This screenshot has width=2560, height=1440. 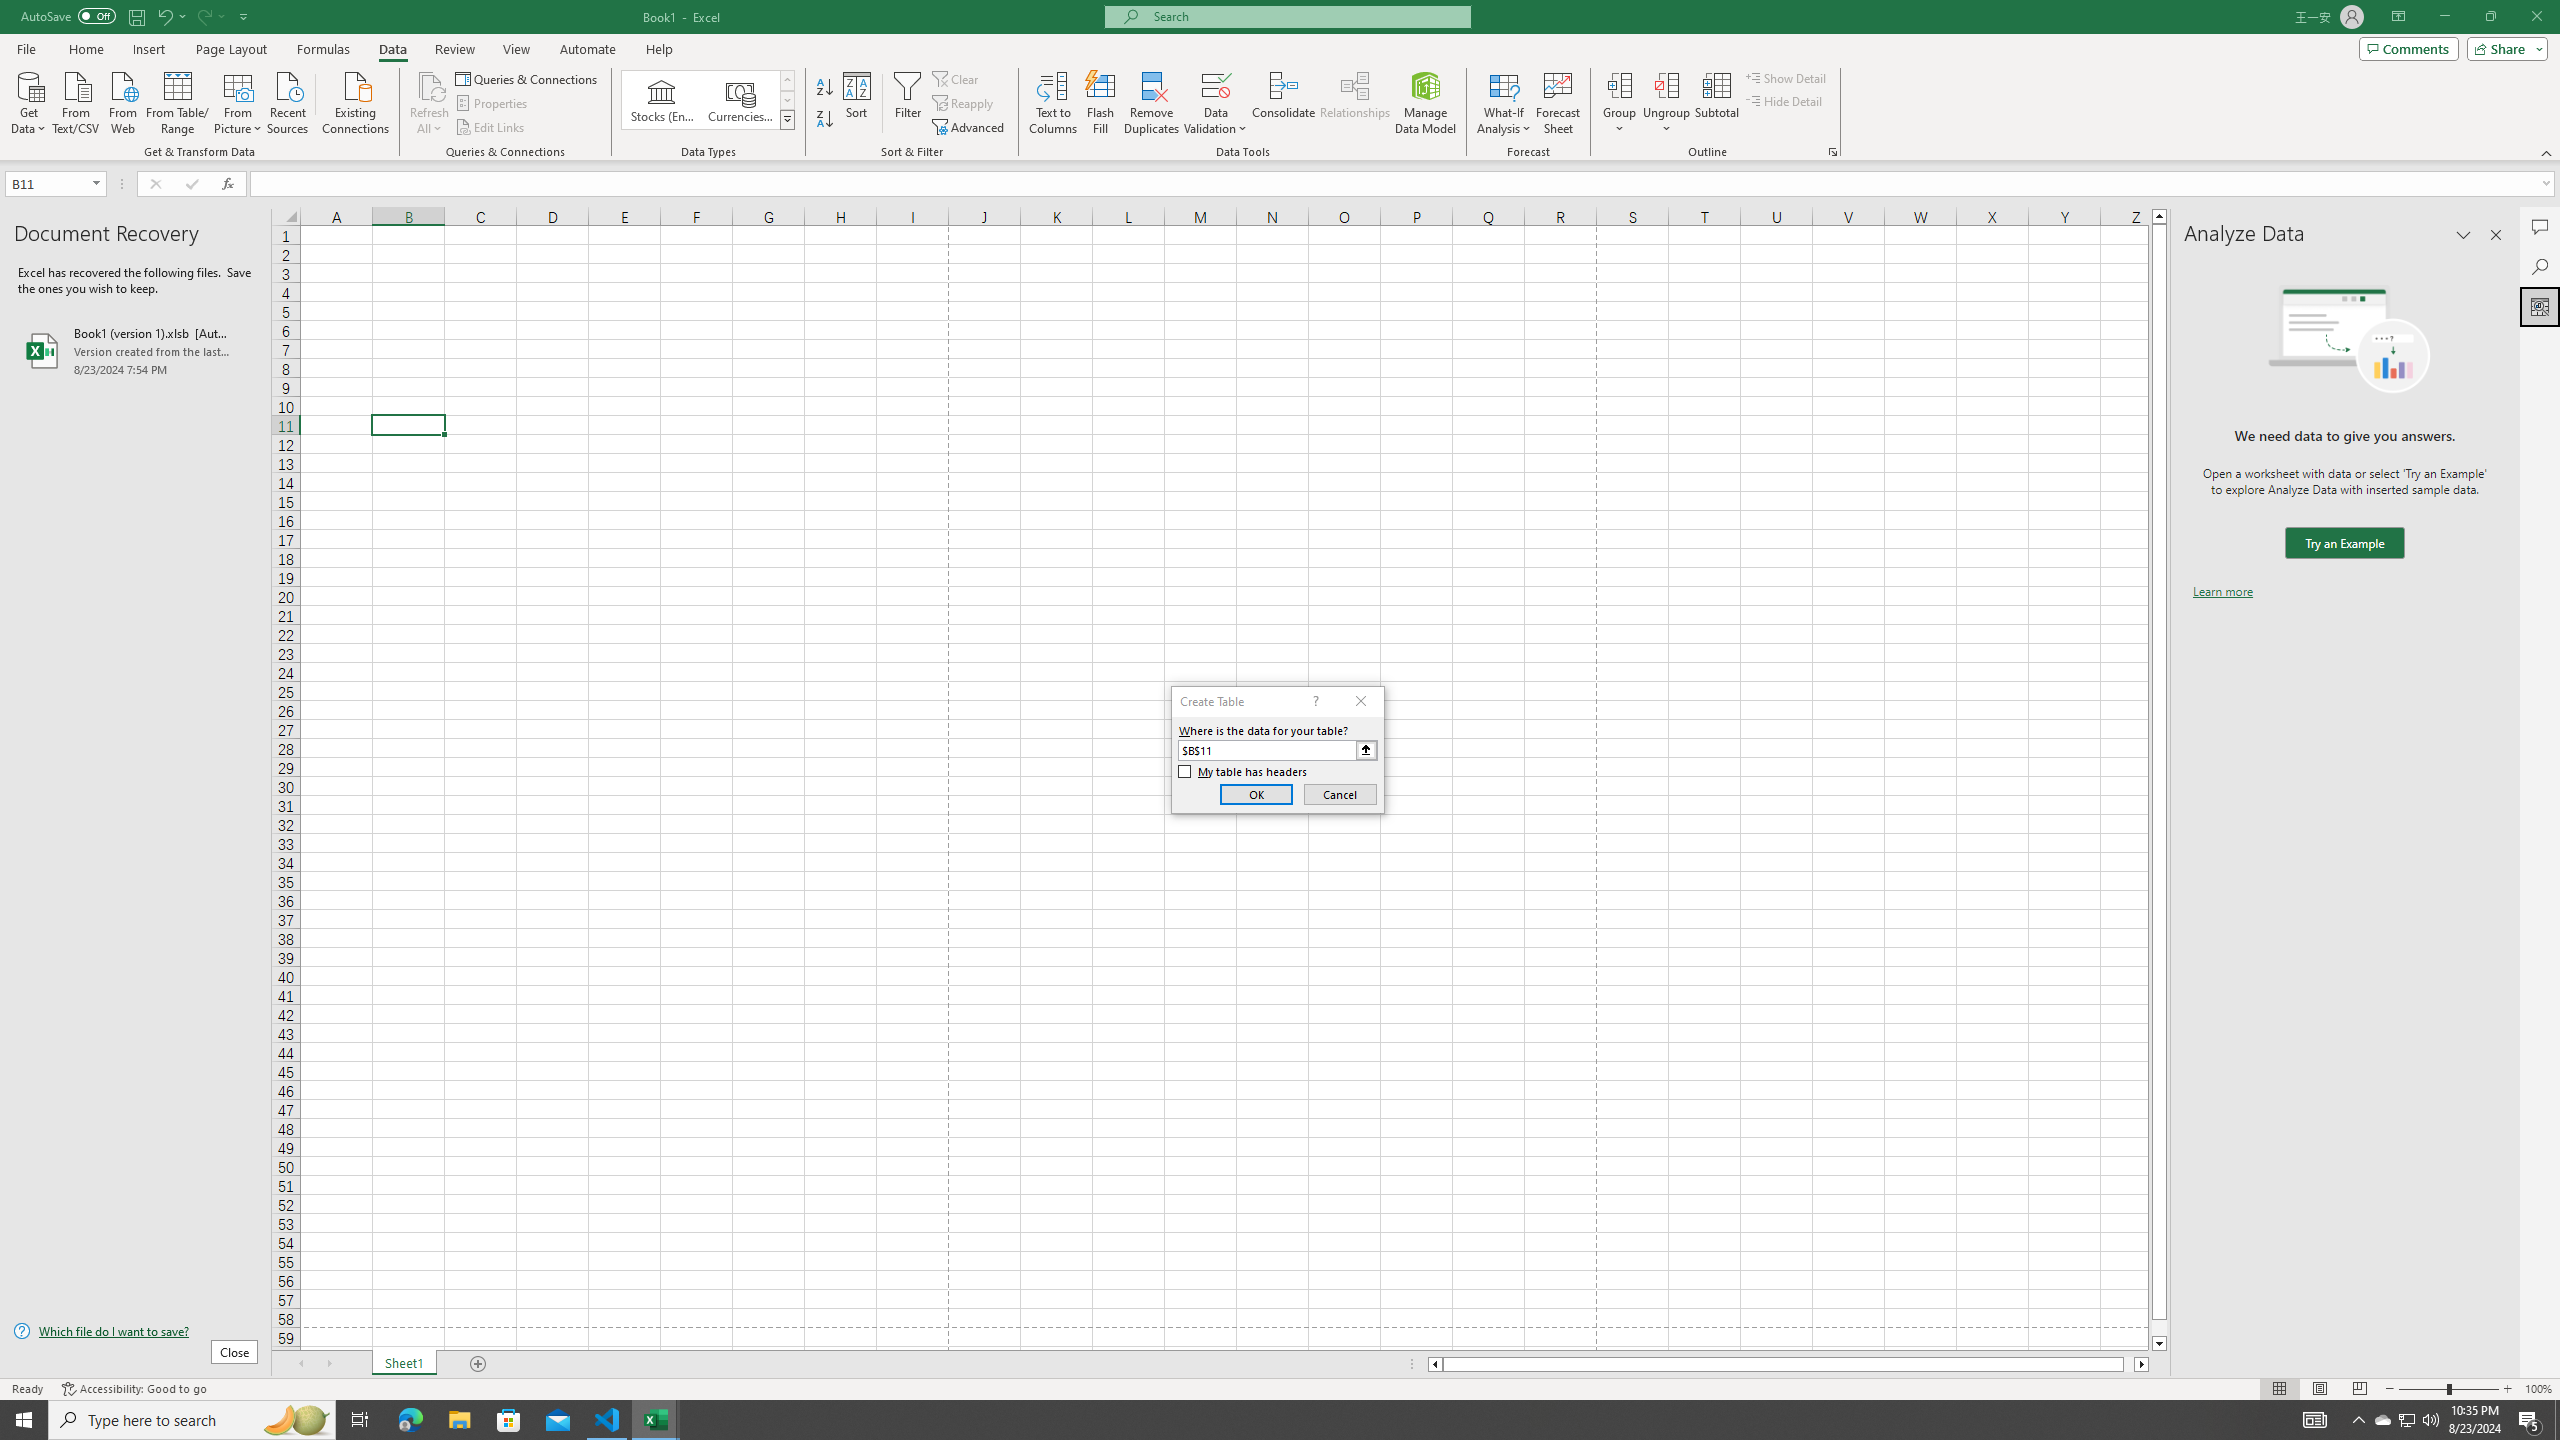 What do you see at coordinates (299, 1363) in the screenshot?
I see `'Scroll Left'` at bounding box center [299, 1363].